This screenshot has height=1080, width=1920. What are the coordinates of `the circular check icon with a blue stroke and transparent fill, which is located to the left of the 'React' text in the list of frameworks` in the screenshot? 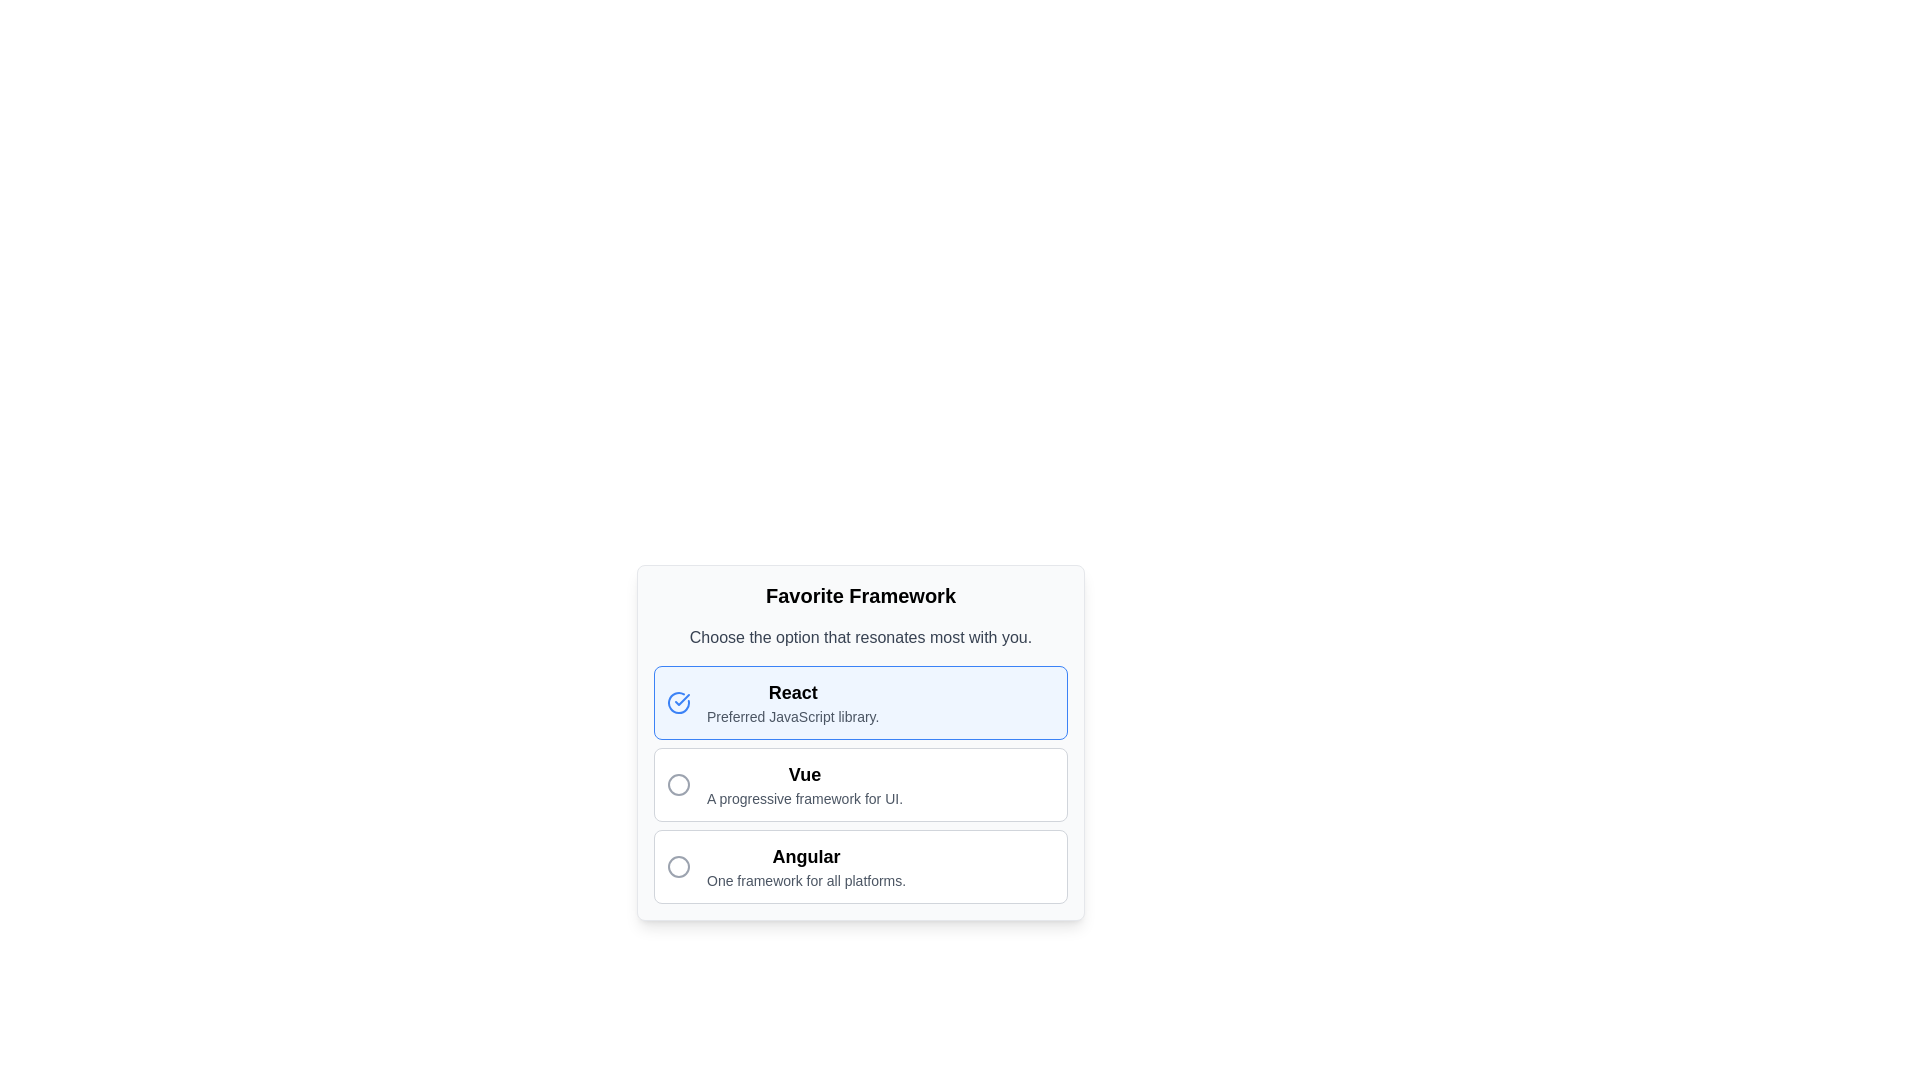 It's located at (678, 701).